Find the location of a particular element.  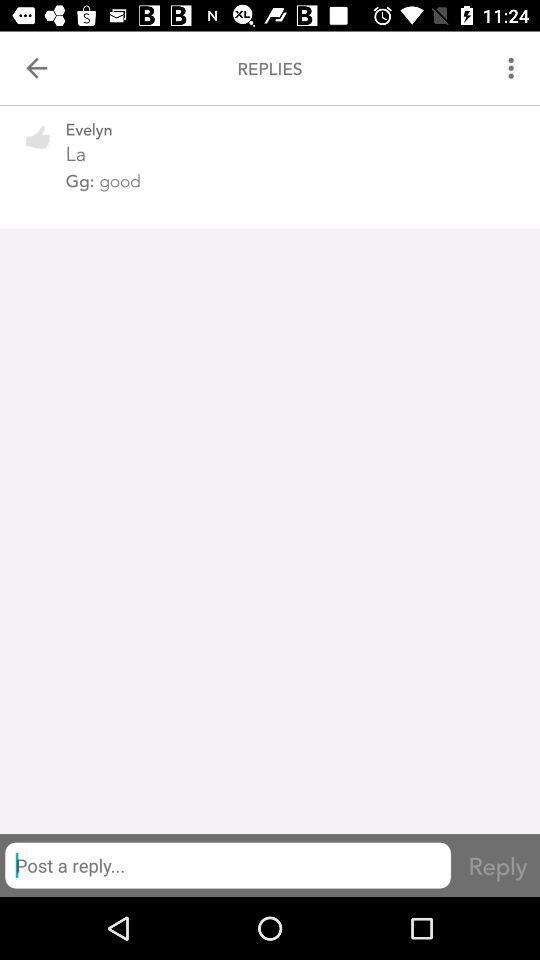

the icon next to evelyn item is located at coordinates (38, 148).